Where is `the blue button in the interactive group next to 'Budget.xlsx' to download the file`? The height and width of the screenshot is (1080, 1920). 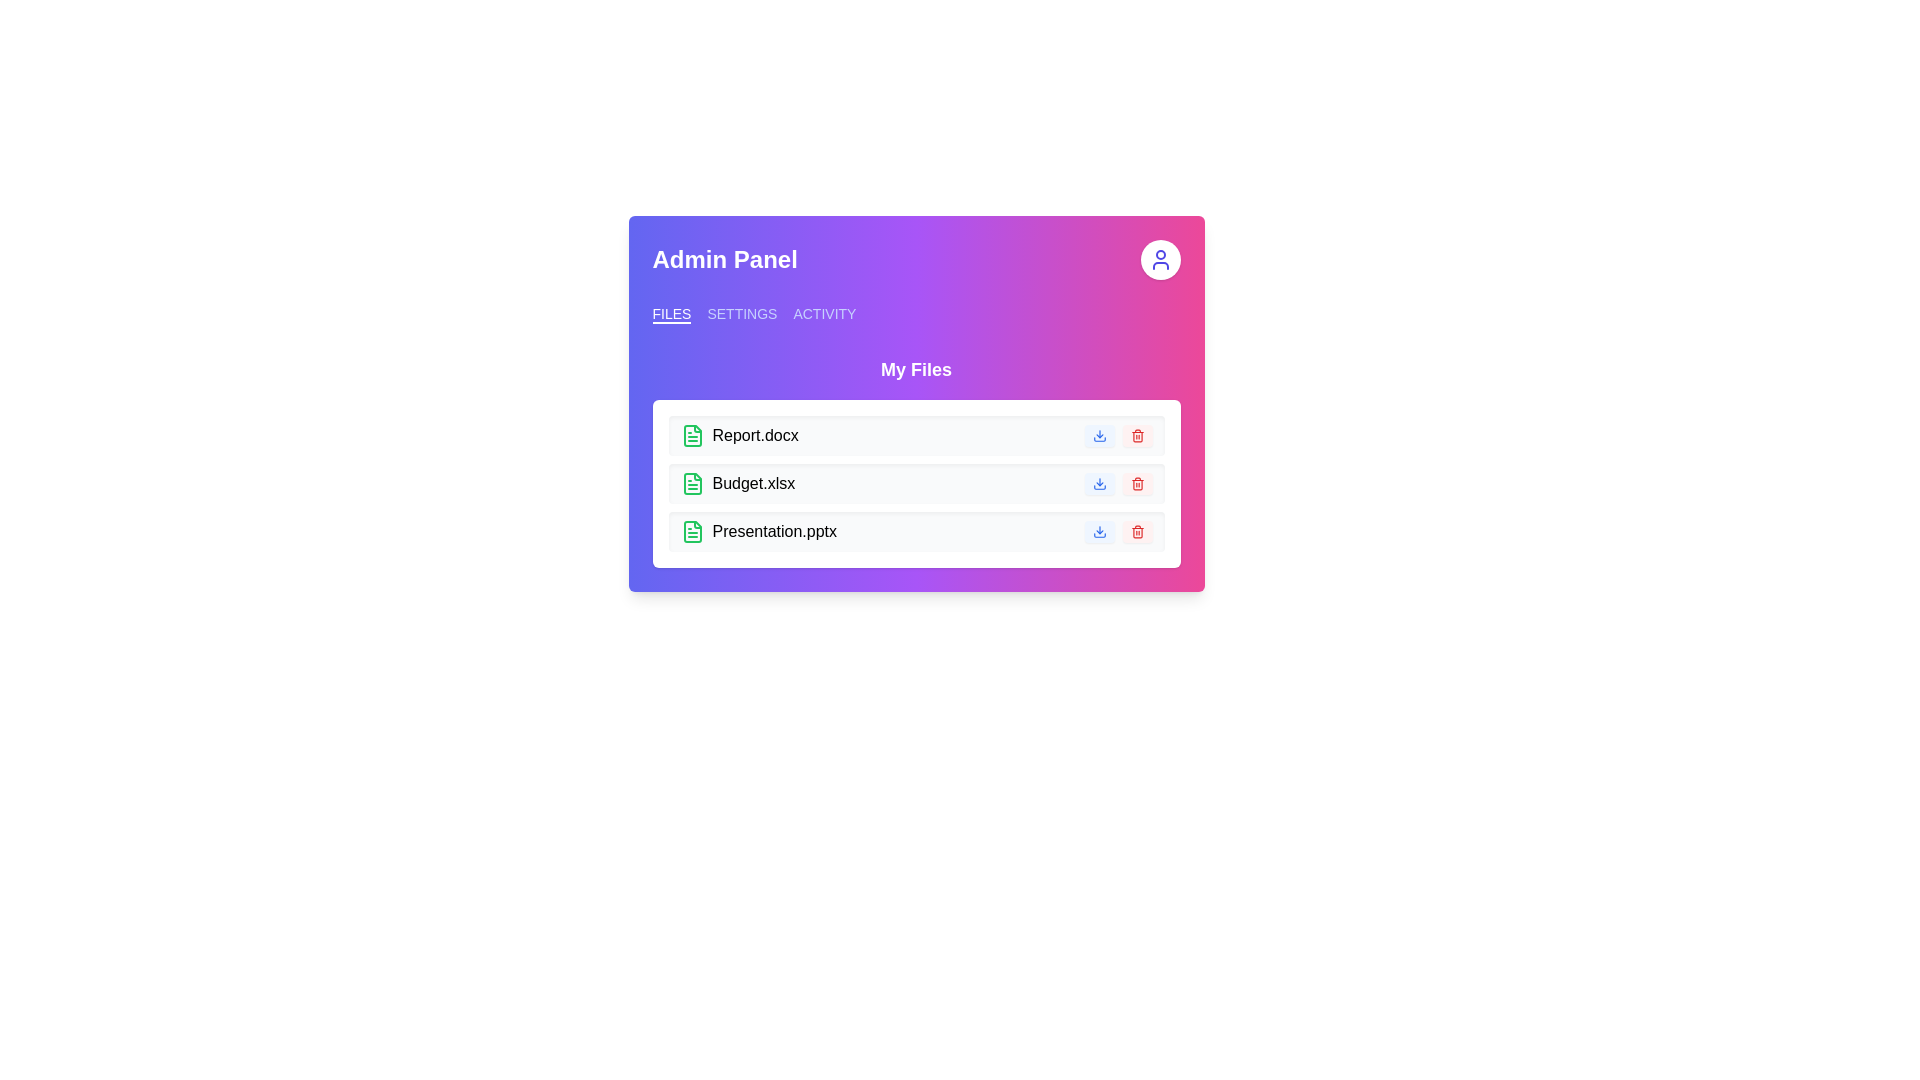 the blue button in the interactive group next to 'Budget.xlsx' to download the file is located at coordinates (1117, 483).